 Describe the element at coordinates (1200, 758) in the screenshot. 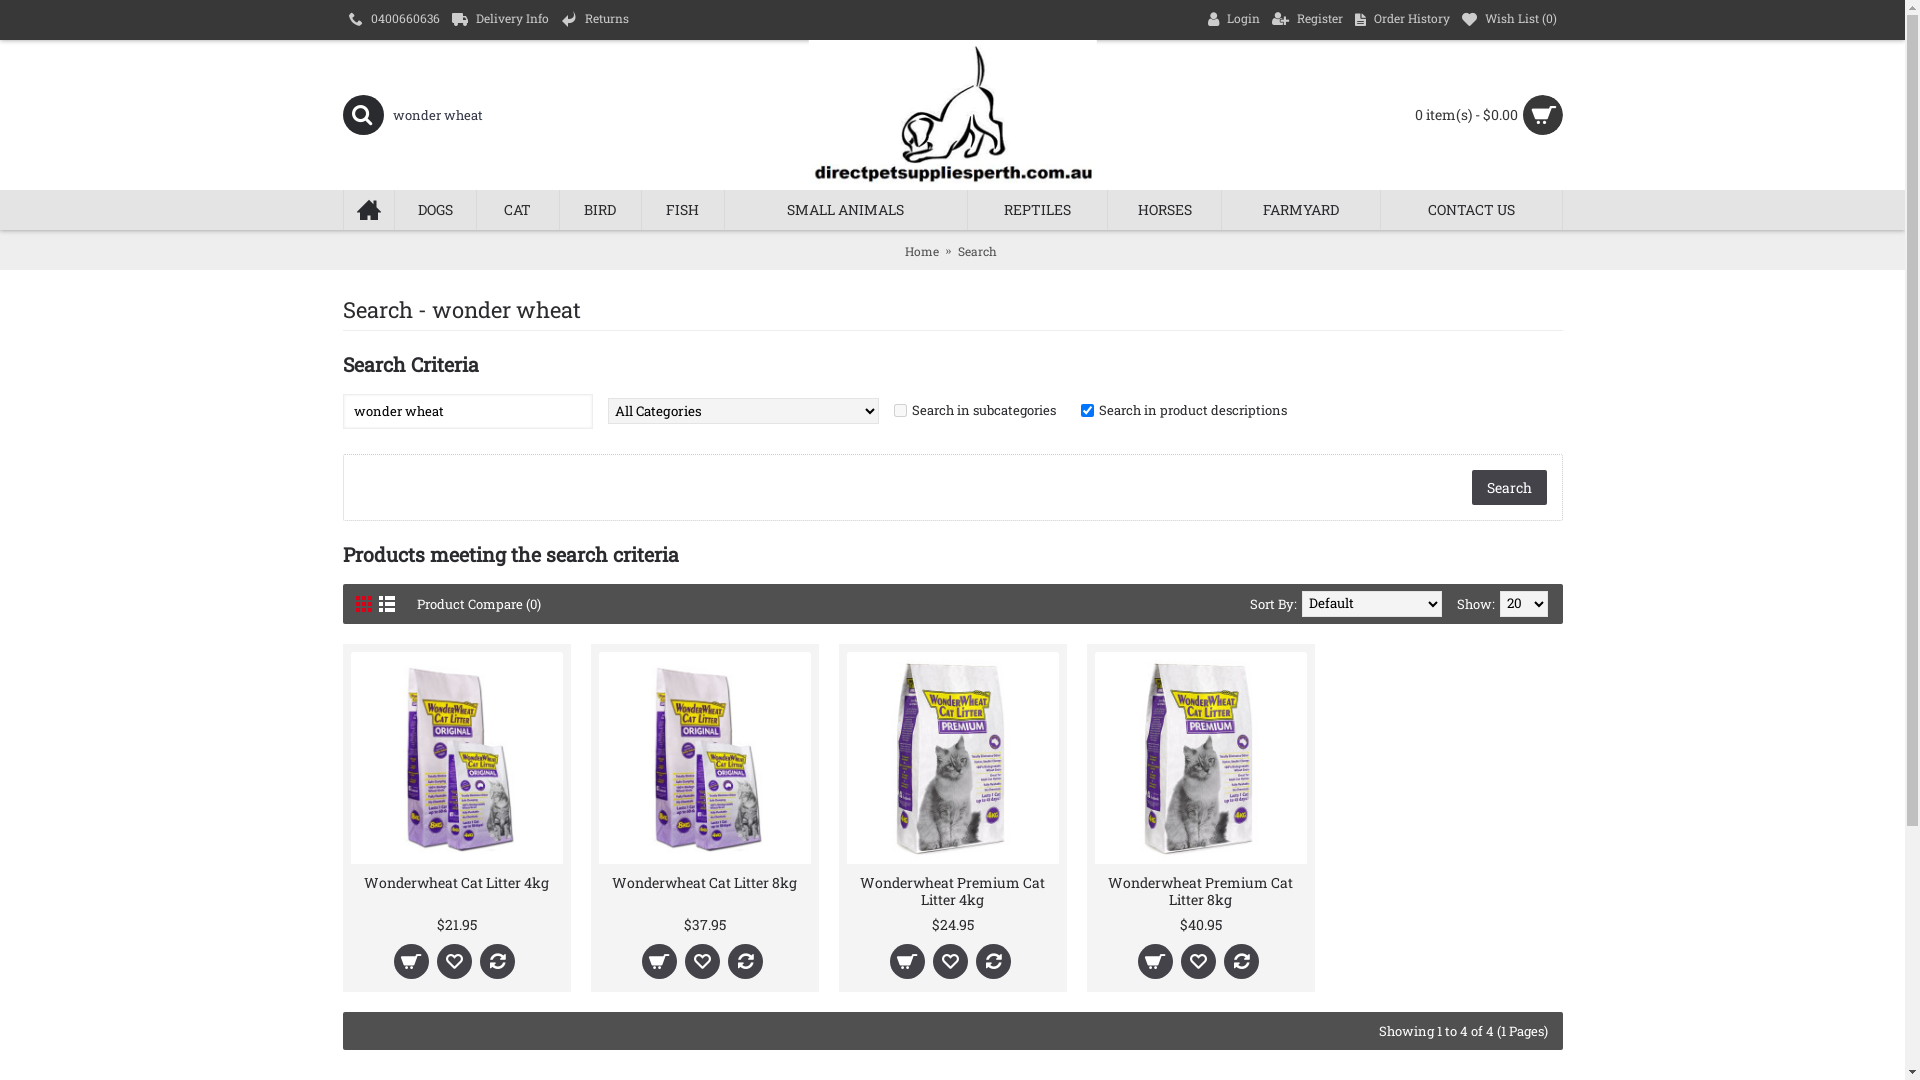

I see `'Wonderwheat Premium Cat Litter 8kg'` at that location.